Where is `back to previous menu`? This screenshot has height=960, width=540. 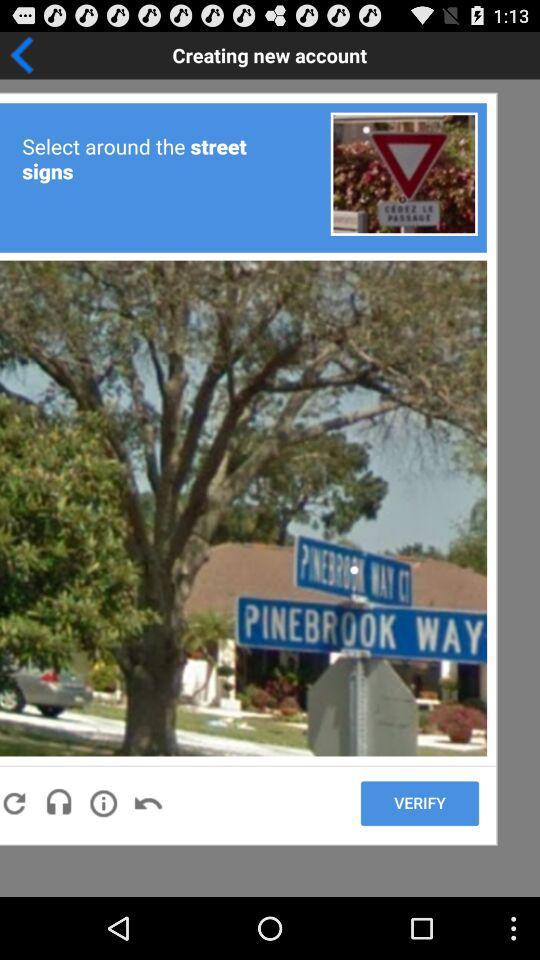
back to previous menu is located at coordinates (83, 54).